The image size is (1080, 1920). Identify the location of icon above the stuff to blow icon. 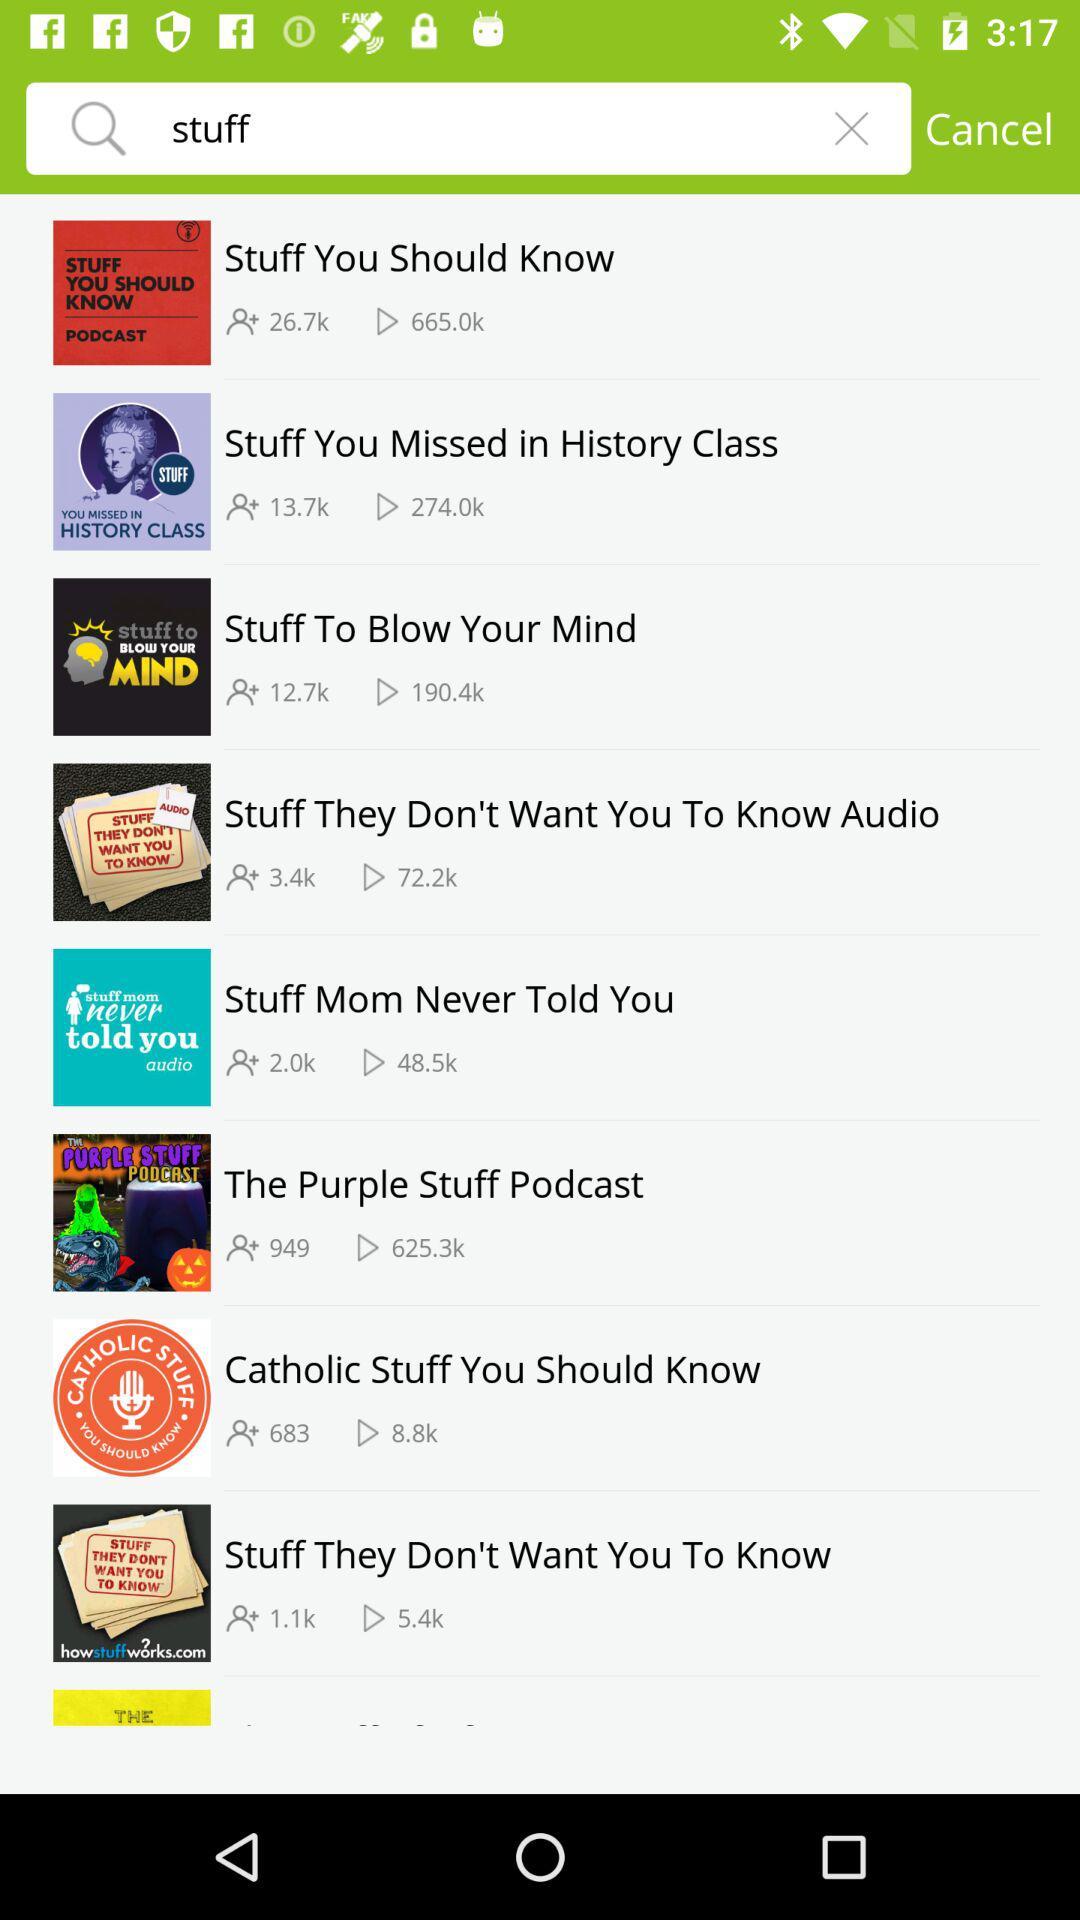
(631, 563).